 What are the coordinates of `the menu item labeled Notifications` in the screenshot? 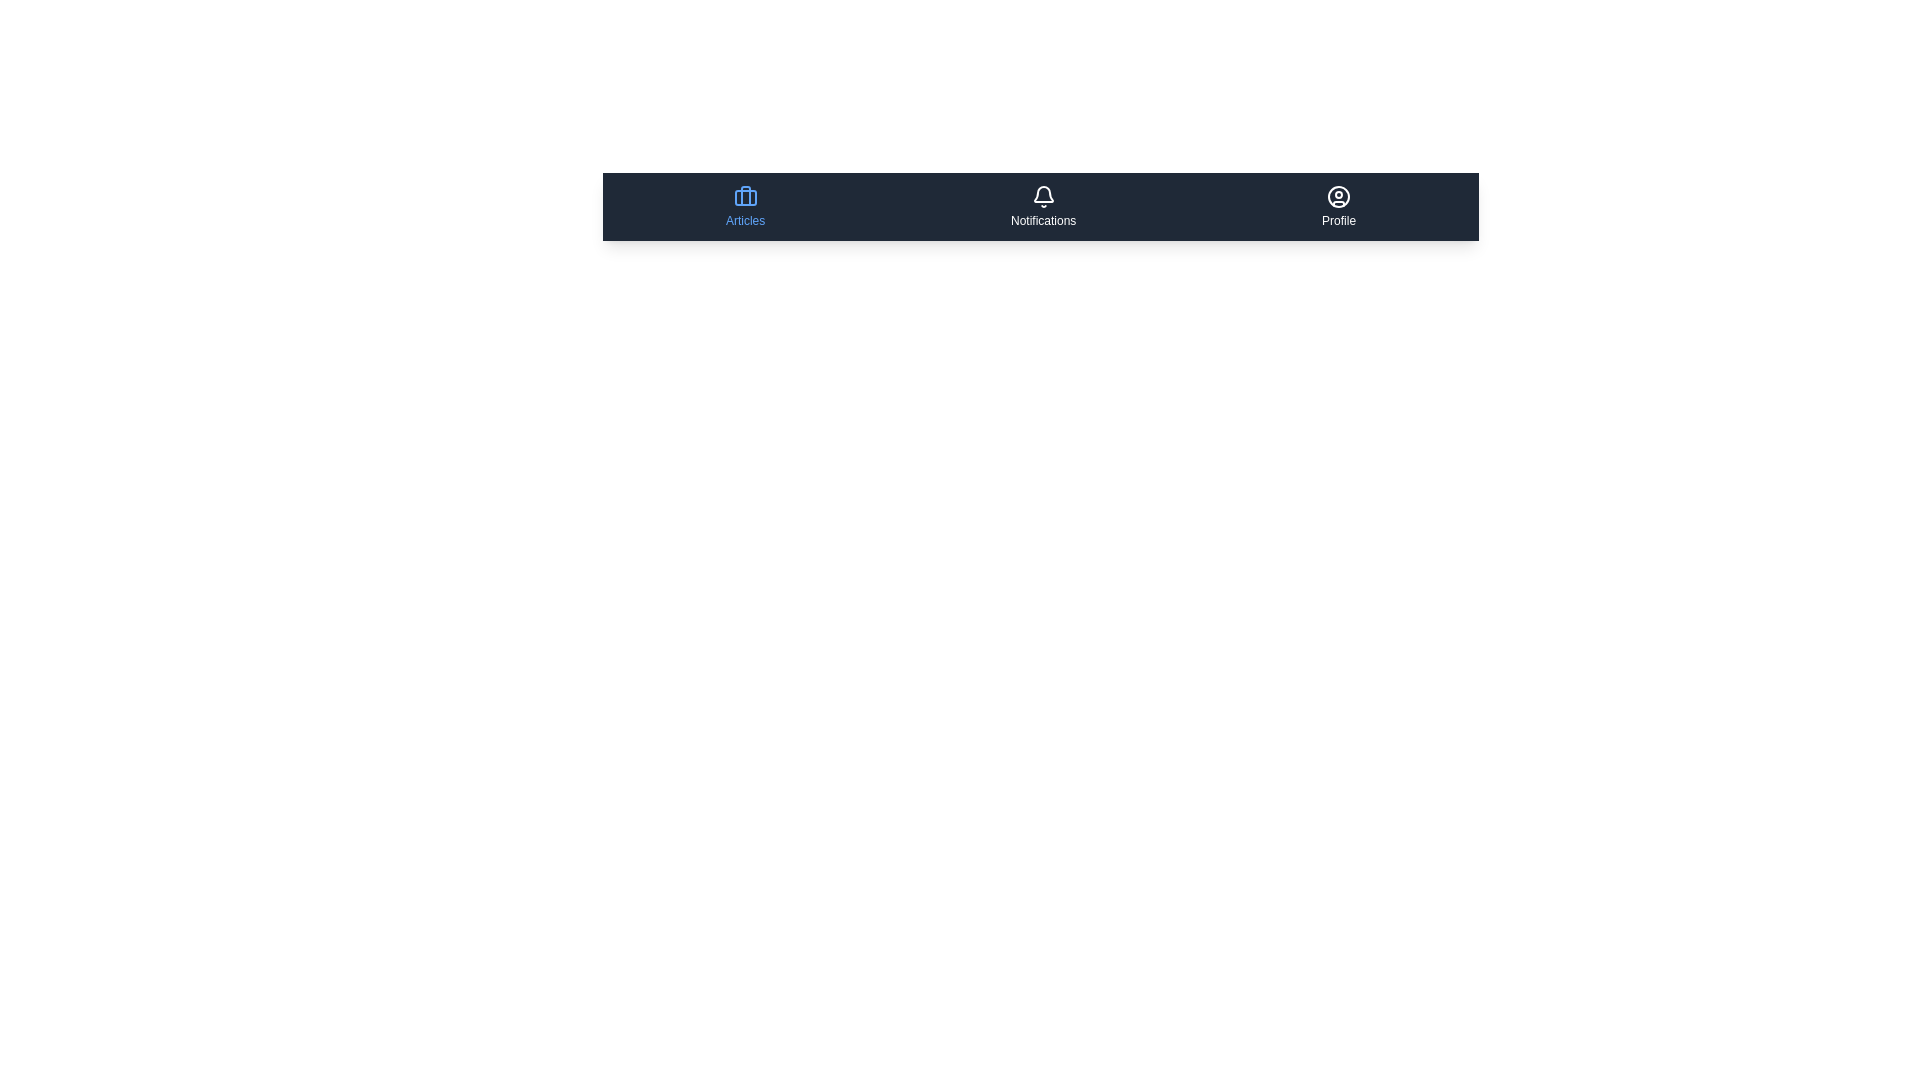 It's located at (1041, 207).